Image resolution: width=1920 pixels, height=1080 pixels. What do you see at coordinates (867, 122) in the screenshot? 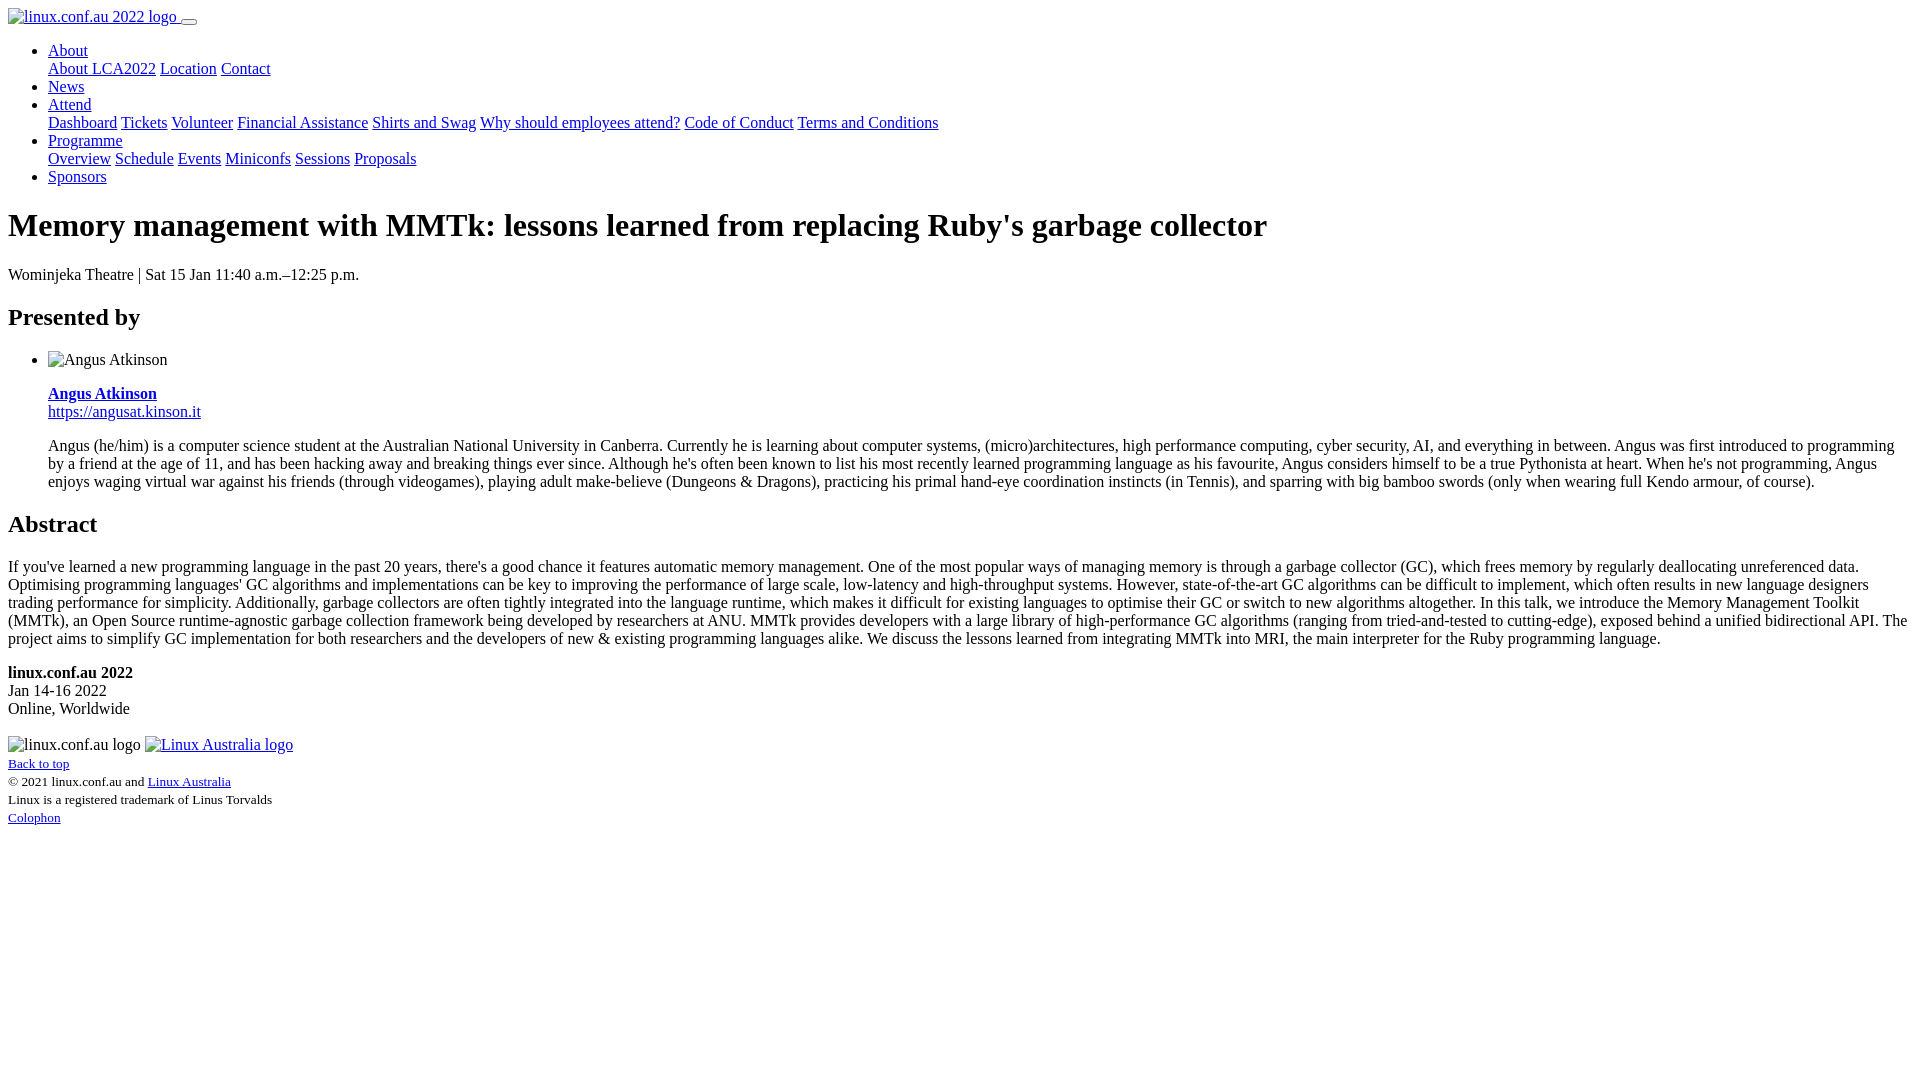
I see `'Terms and Conditions'` at bounding box center [867, 122].